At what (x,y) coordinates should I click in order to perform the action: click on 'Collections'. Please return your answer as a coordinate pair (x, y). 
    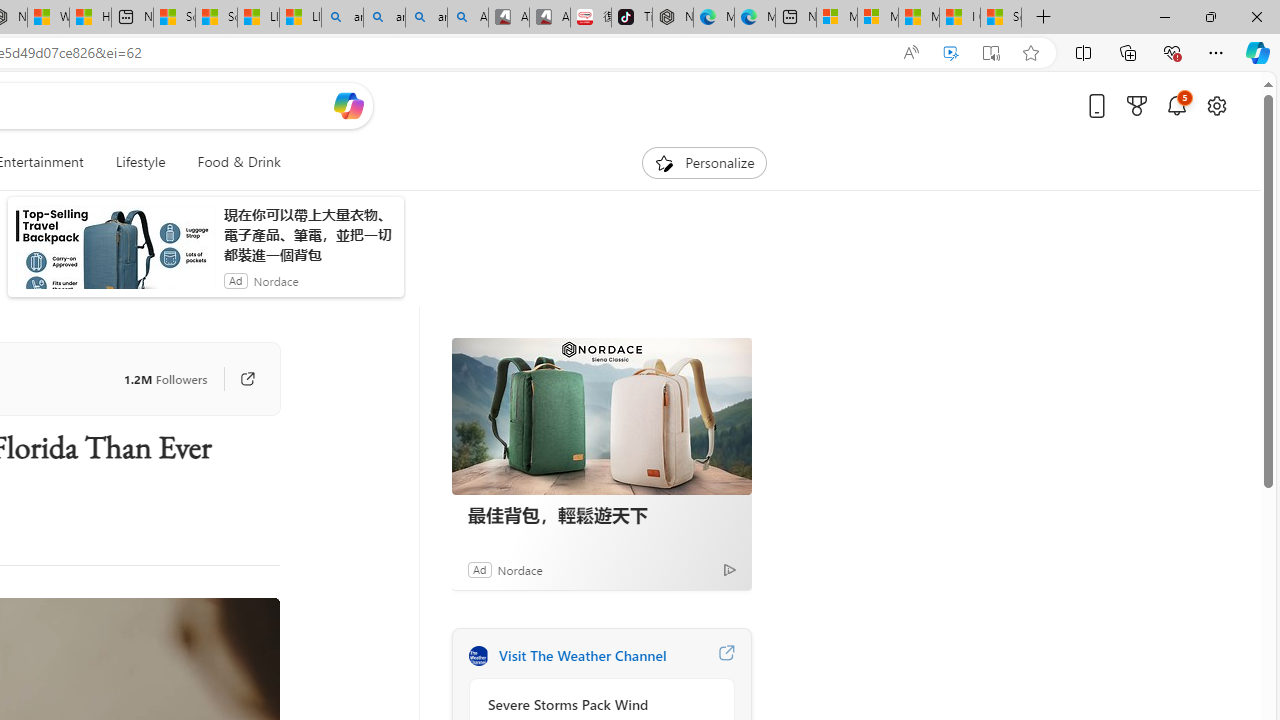
    Looking at the image, I should click on (1128, 51).